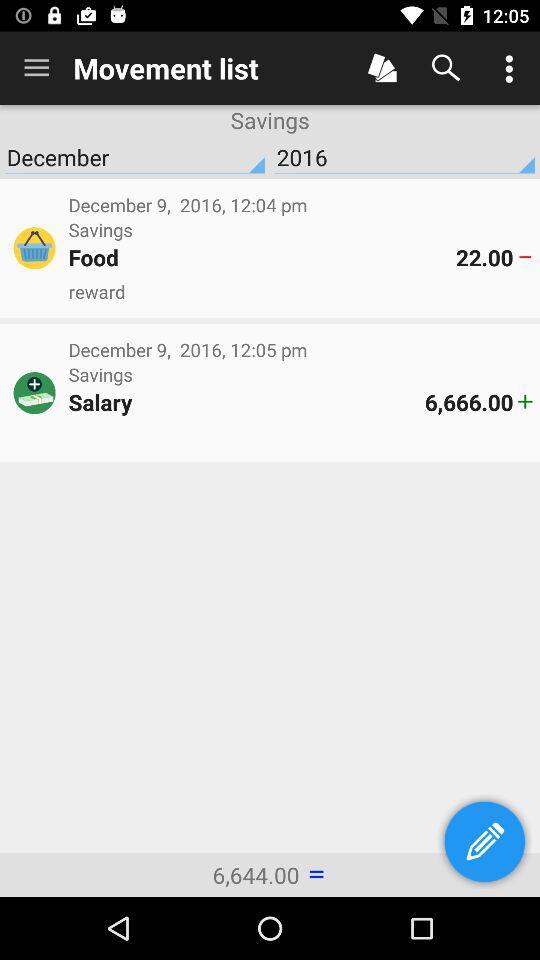 The image size is (540, 960). Describe the element at coordinates (246, 401) in the screenshot. I see `the icon below savings icon` at that location.